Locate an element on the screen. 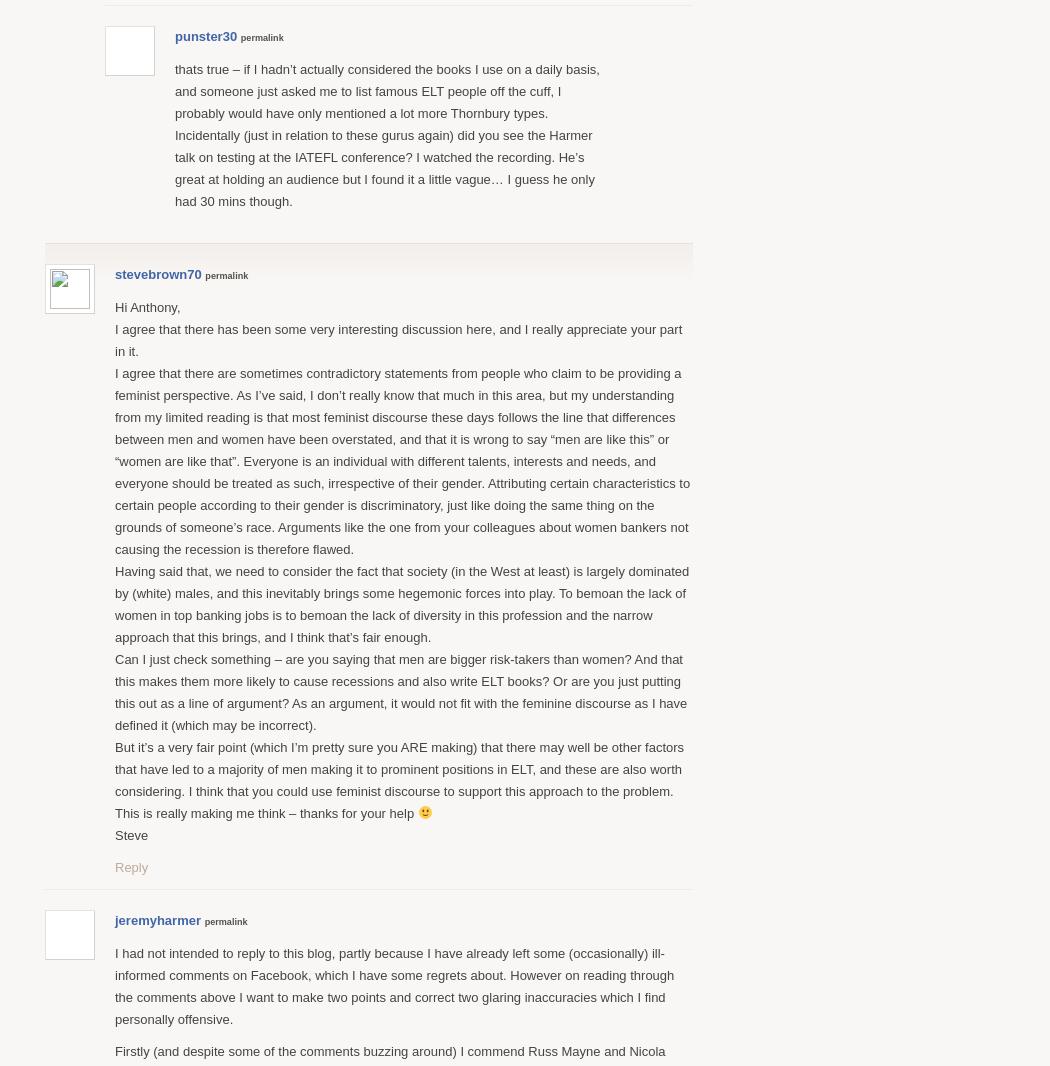  'Incidentally (just in relation to these gurus again) did you see the Harmer talk on testing at the IATEFL conference? I watched the recording. He’s great at holding an audience but I found it a little vague… I guess he only had 30 mins though.' is located at coordinates (384, 166).